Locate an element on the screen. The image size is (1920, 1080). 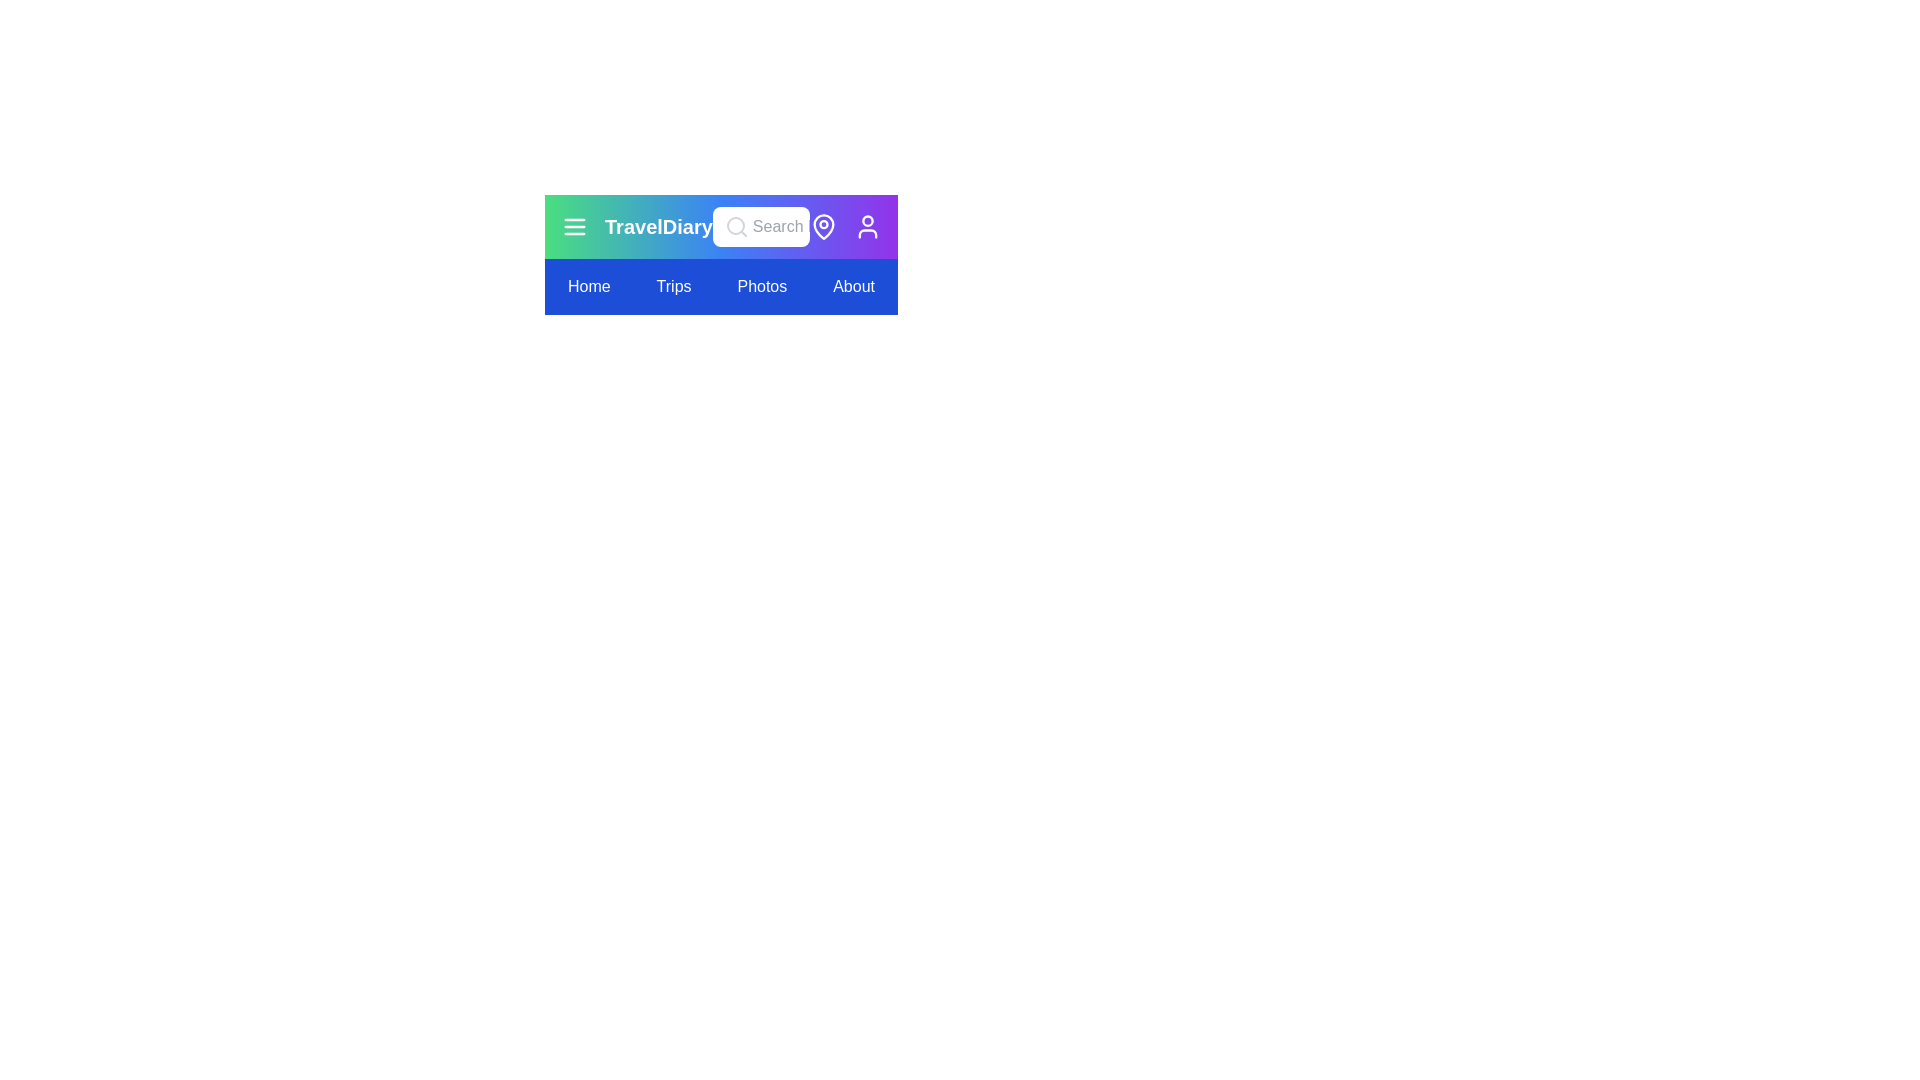
the navigation menu item Photos to navigate to the respective section is located at coordinates (761, 286).